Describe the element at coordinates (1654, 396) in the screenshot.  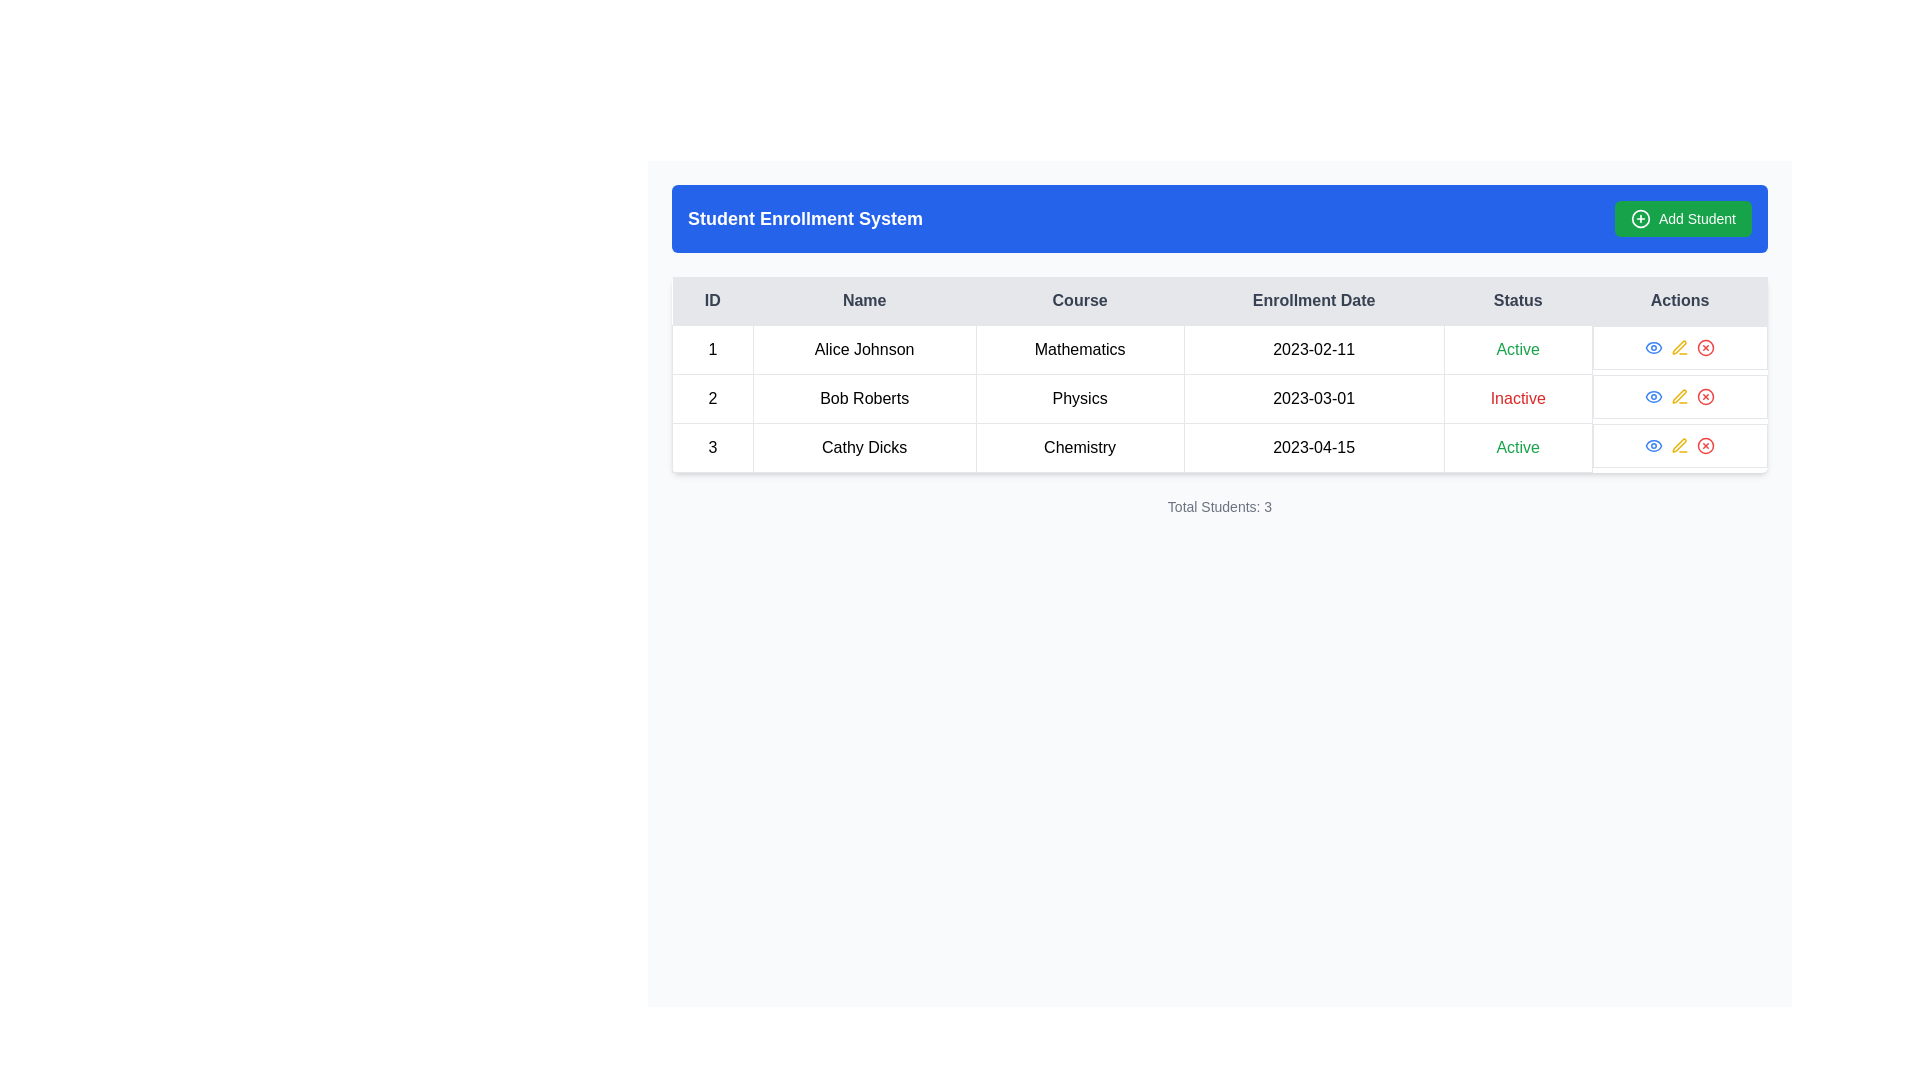
I see `the leftmost icon in the 'Actions' column of the second row for the user 'Bob Roberts'` at that location.